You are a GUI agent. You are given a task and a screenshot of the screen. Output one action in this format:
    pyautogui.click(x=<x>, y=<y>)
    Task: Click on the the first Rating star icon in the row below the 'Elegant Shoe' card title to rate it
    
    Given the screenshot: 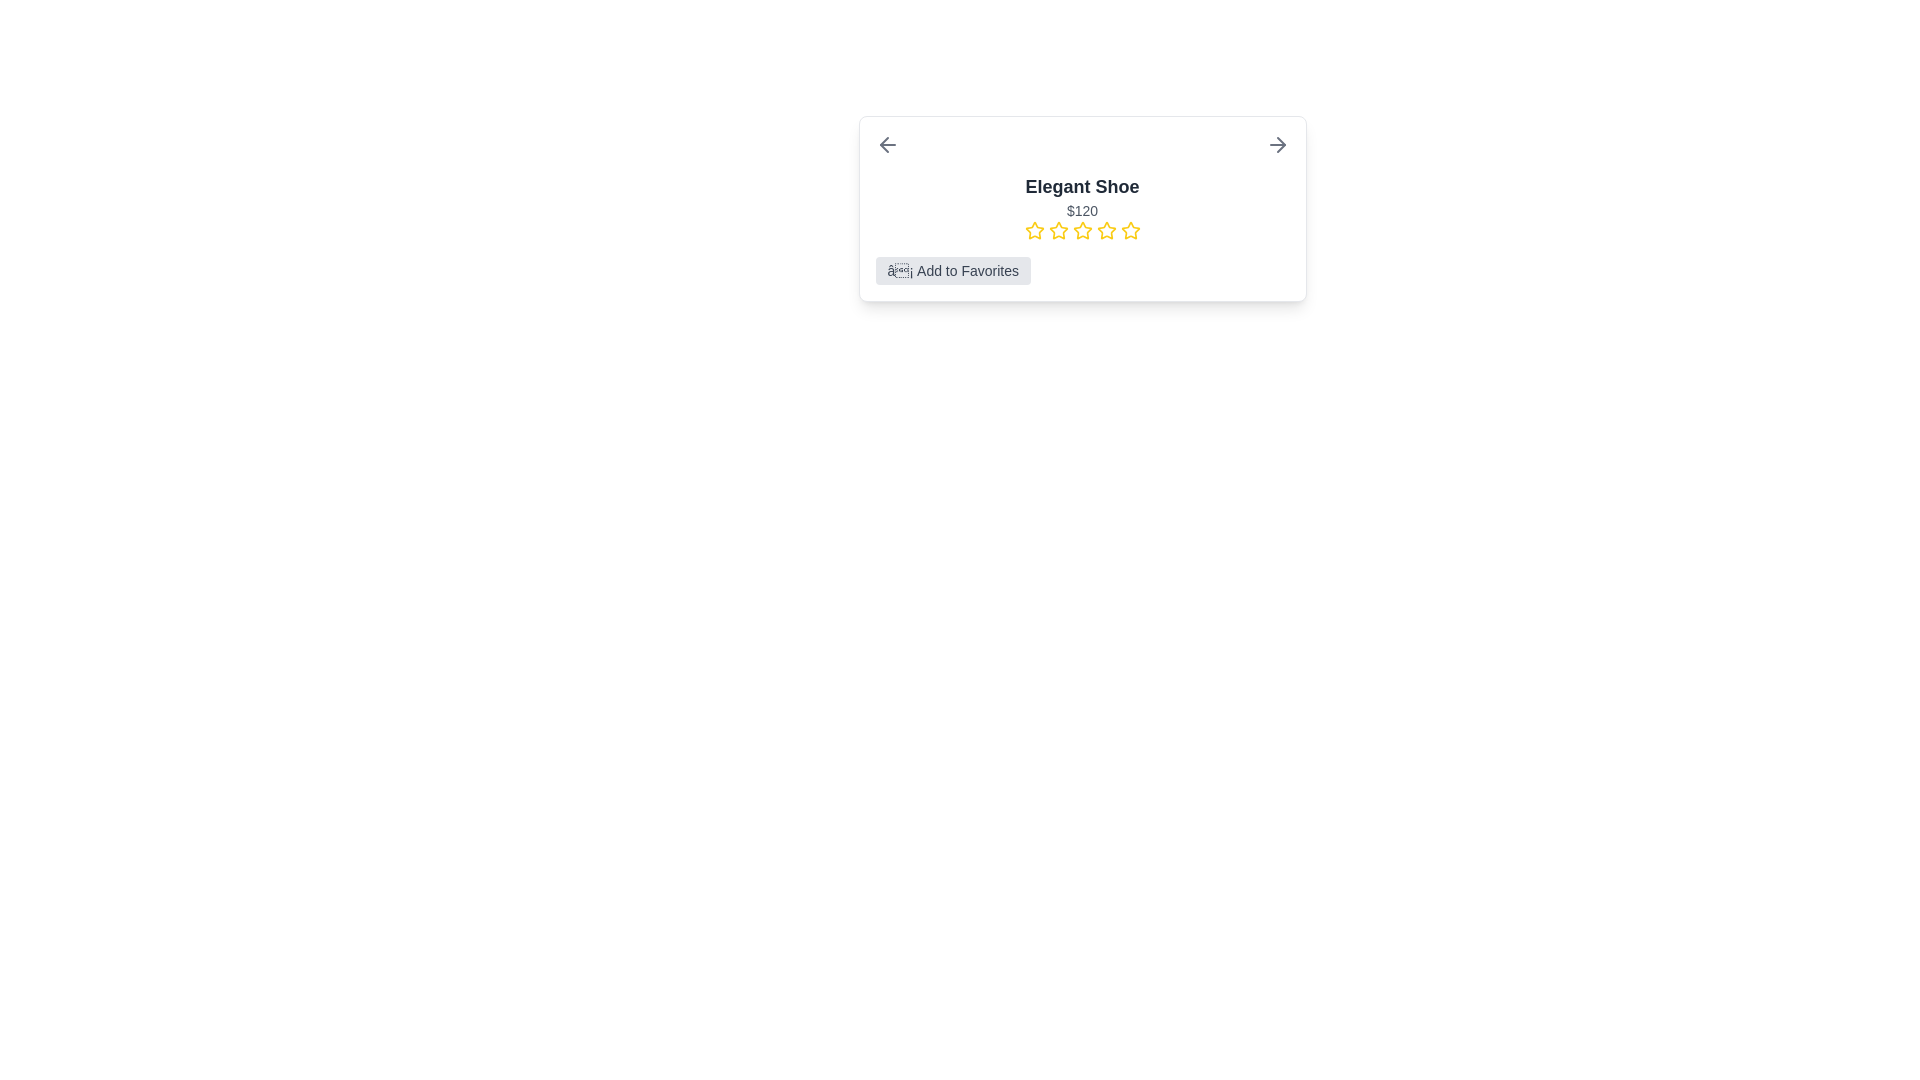 What is the action you would take?
    pyautogui.click(x=1034, y=230)
    